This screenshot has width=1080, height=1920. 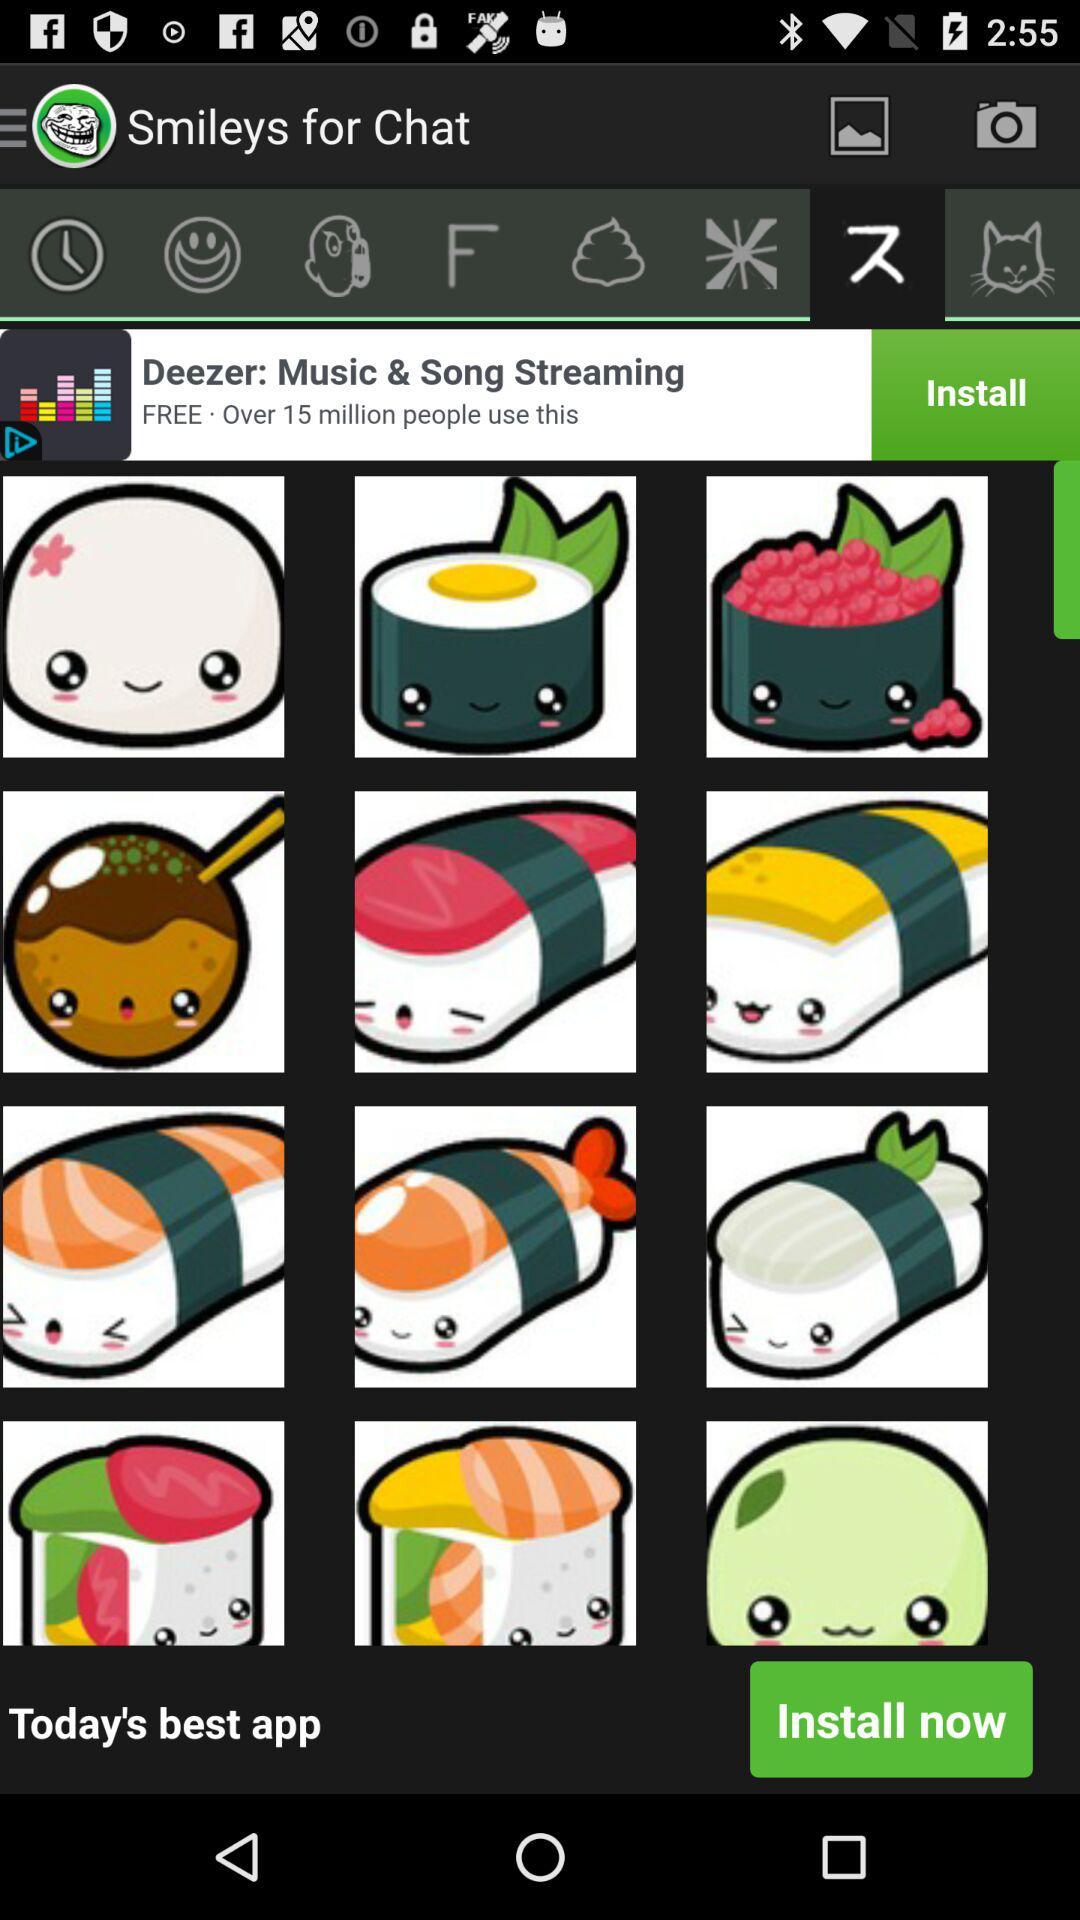 I want to click on install app, so click(x=540, y=394).